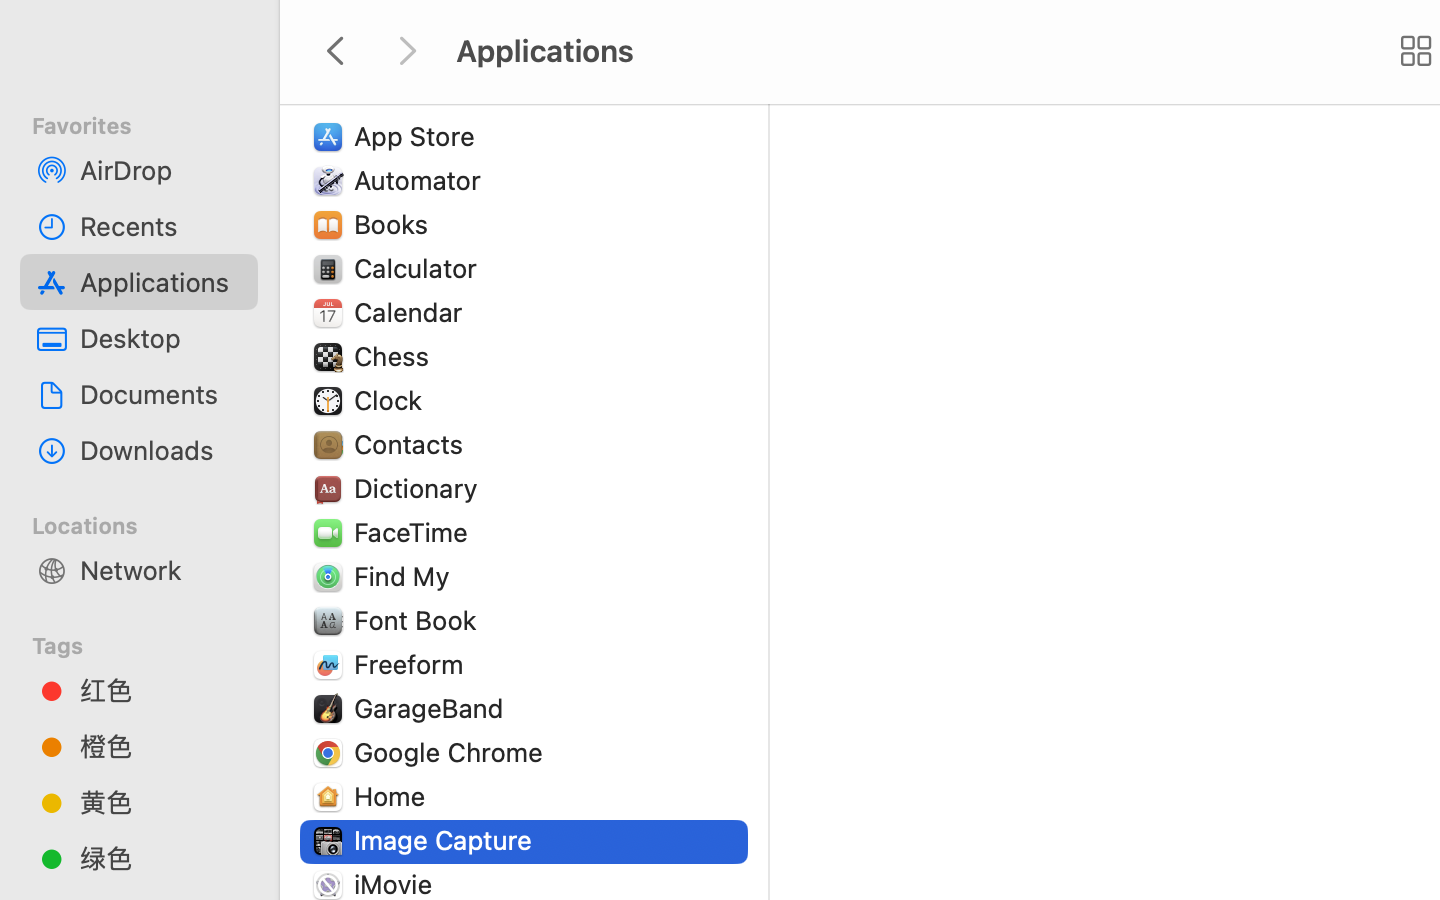  What do you see at coordinates (419, 267) in the screenshot?
I see `'Calculator'` at bounding box center [419, 267].